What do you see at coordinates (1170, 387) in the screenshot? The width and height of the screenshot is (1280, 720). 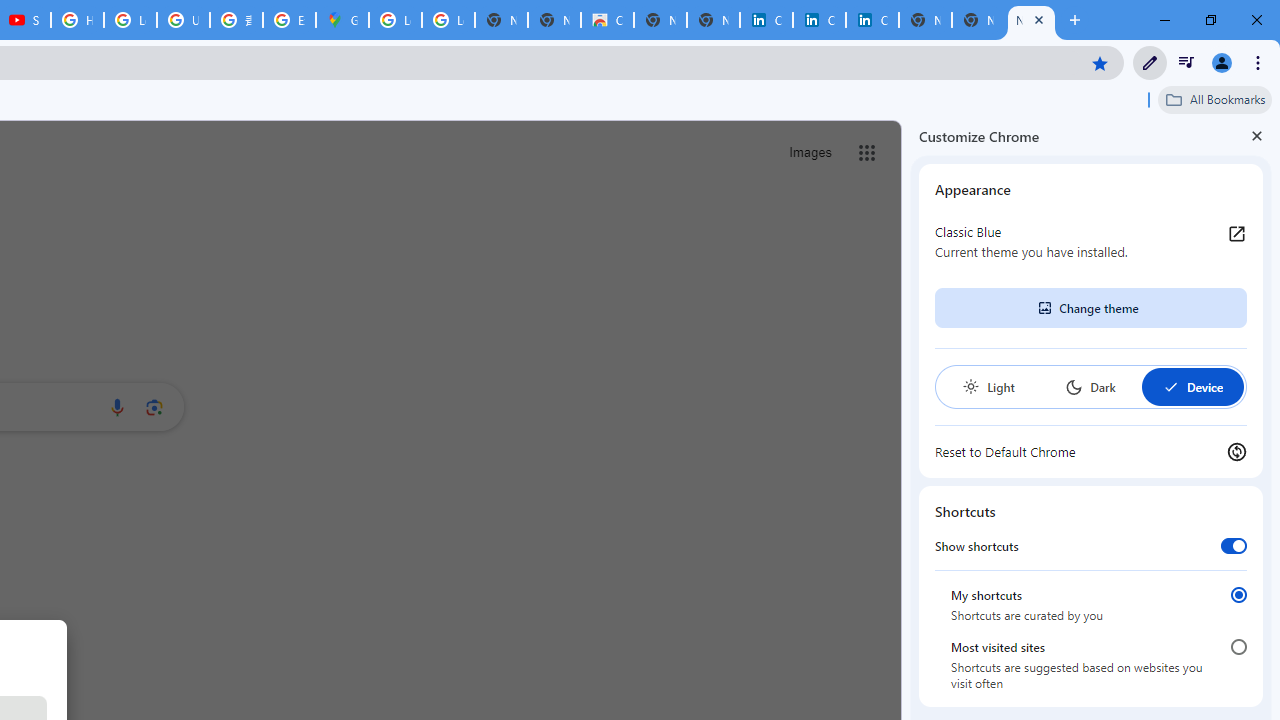 I see `'AutomationID: baseSvg'` at bounding box center [1170, 387].